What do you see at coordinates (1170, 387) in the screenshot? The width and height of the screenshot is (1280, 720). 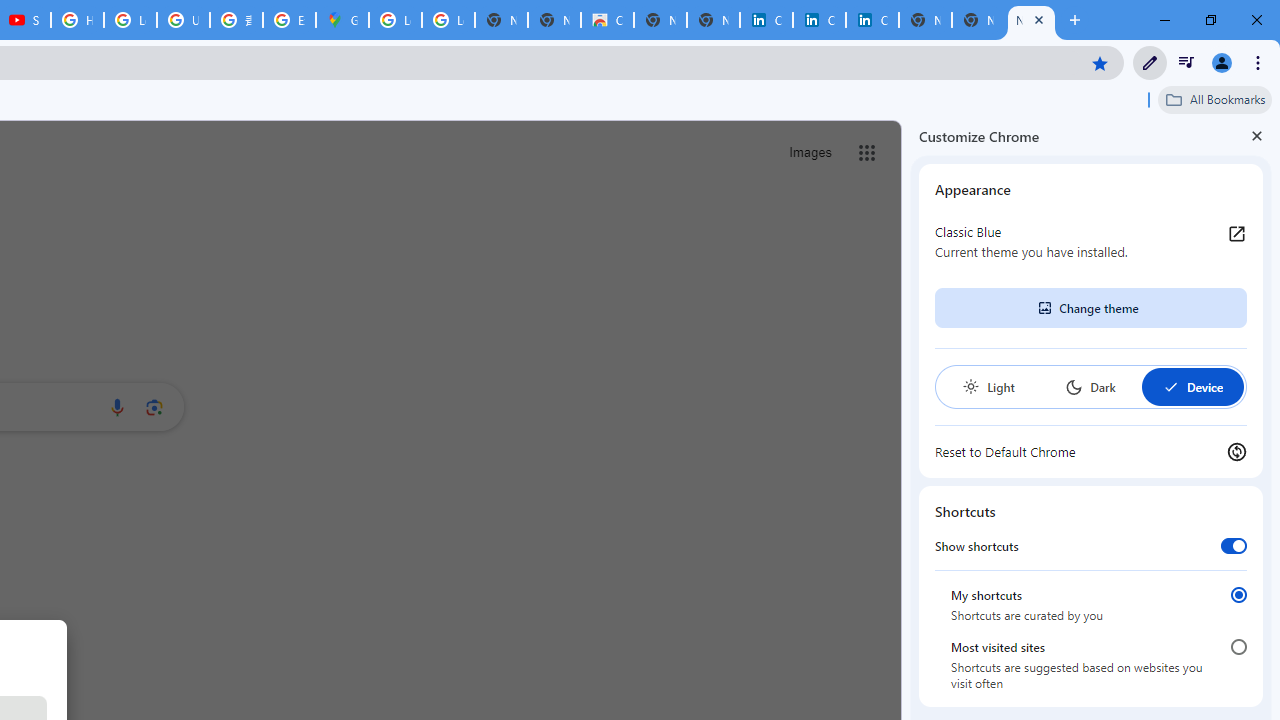 I see `'AutomationID: baseSvg'` at bounding box center [1170, 387].